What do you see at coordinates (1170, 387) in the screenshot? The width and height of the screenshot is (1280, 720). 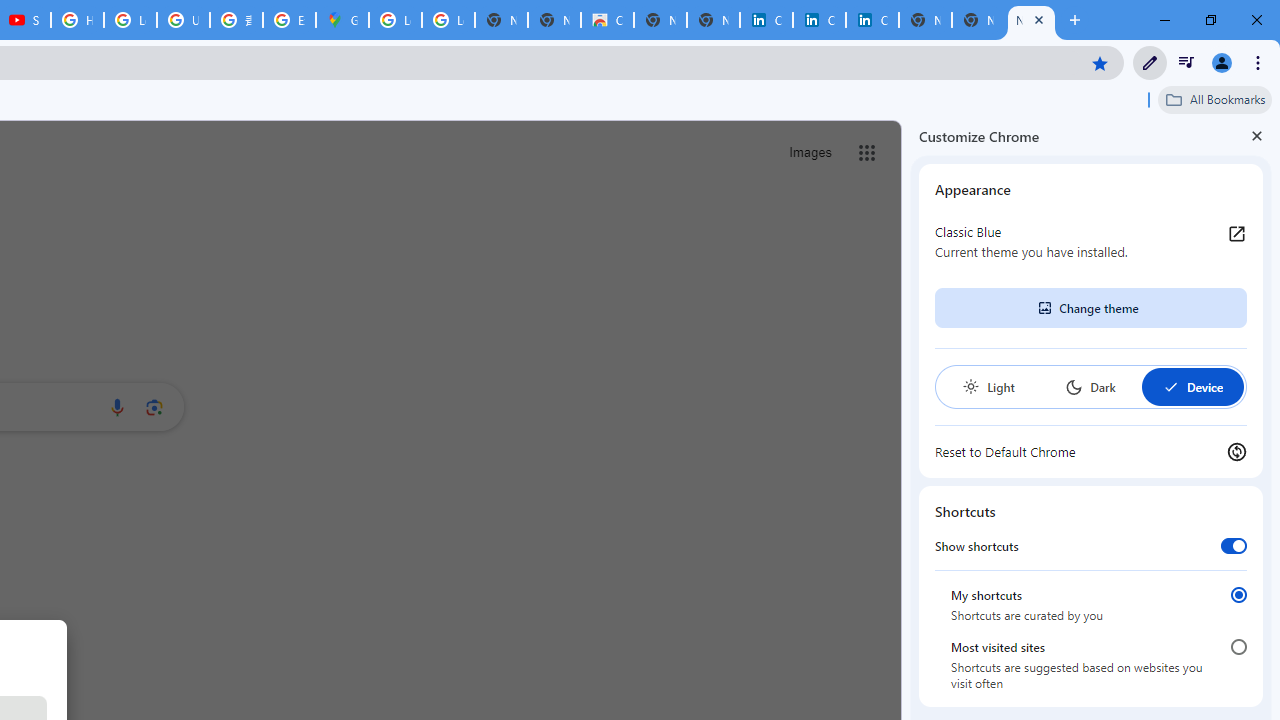 I see `'AutomationID: baseSvg'` at bounding box center [1170, 387].